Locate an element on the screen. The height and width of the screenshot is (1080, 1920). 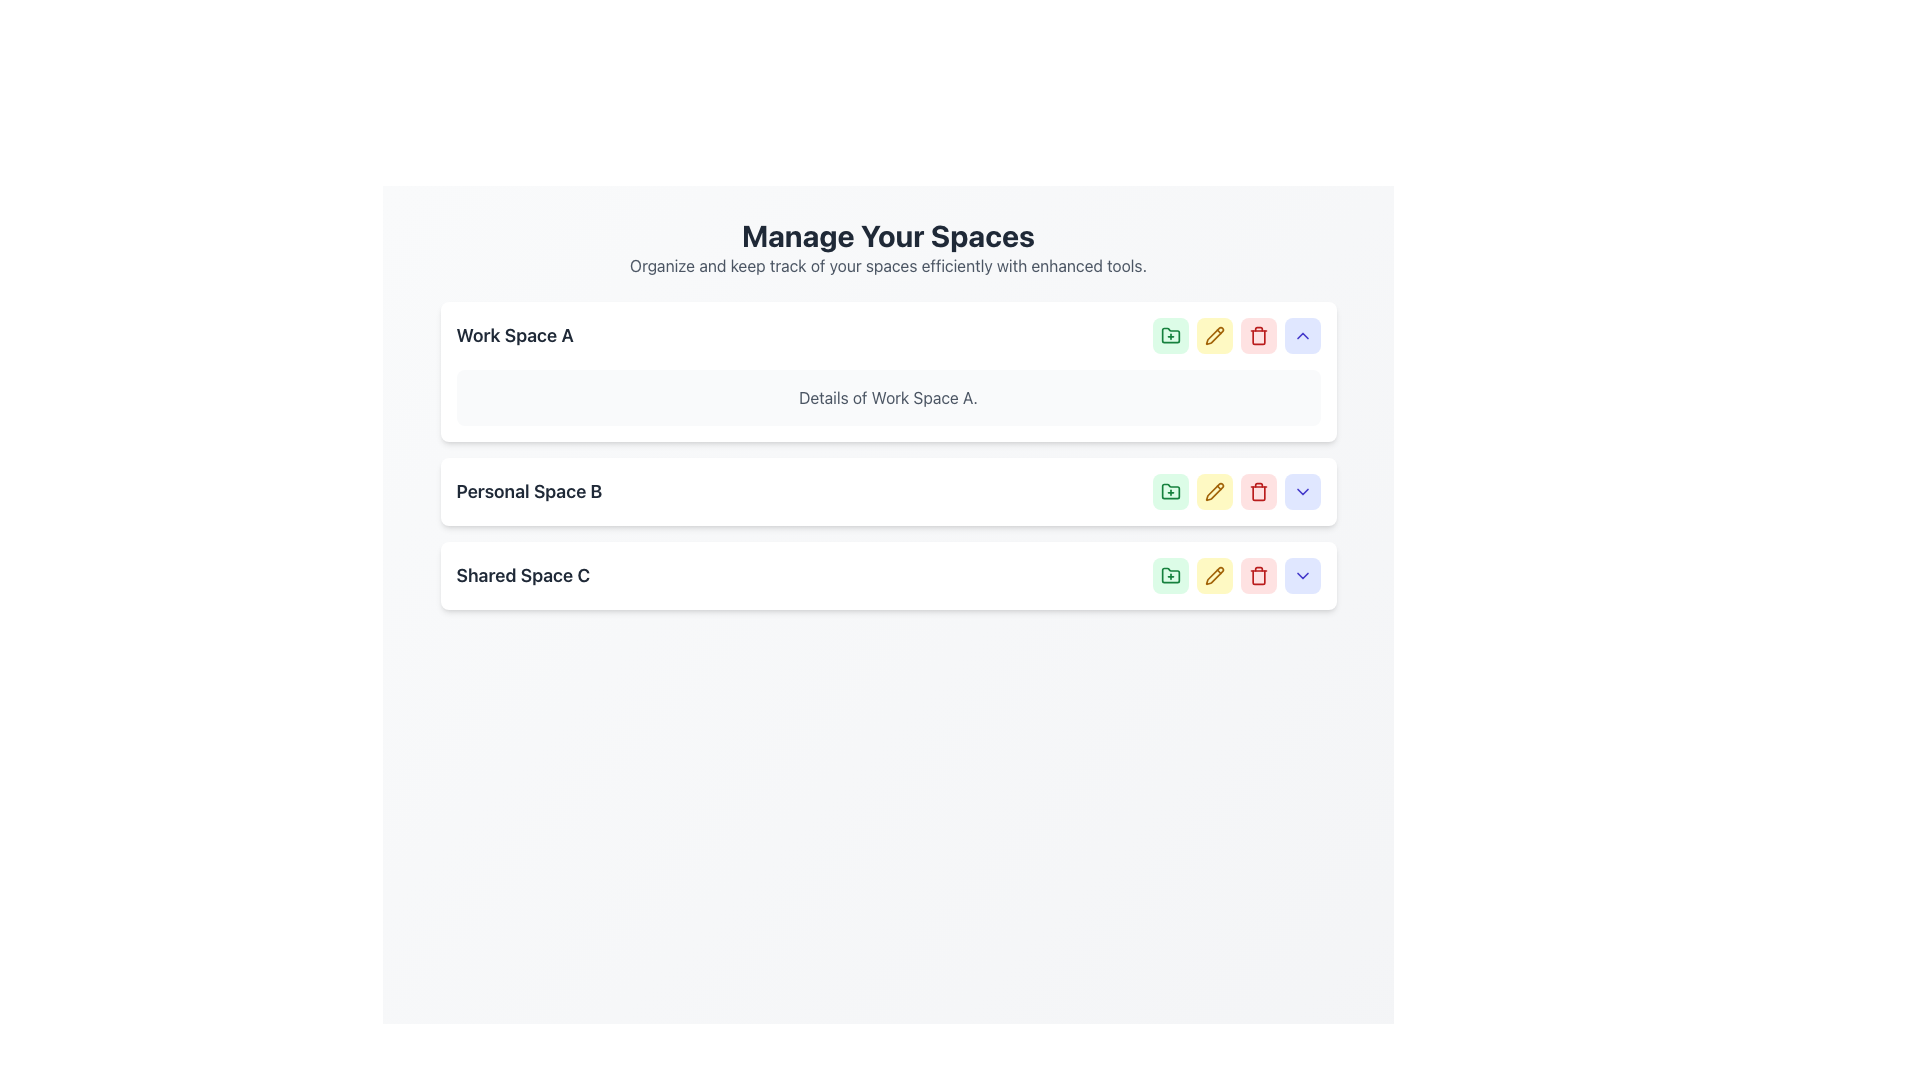
the small square button with a light indigo background and an upward chevron icon, located at the far-right end of a group of five buttons in the Manage Your Spaces interface is located at coordinates (1302, 334).